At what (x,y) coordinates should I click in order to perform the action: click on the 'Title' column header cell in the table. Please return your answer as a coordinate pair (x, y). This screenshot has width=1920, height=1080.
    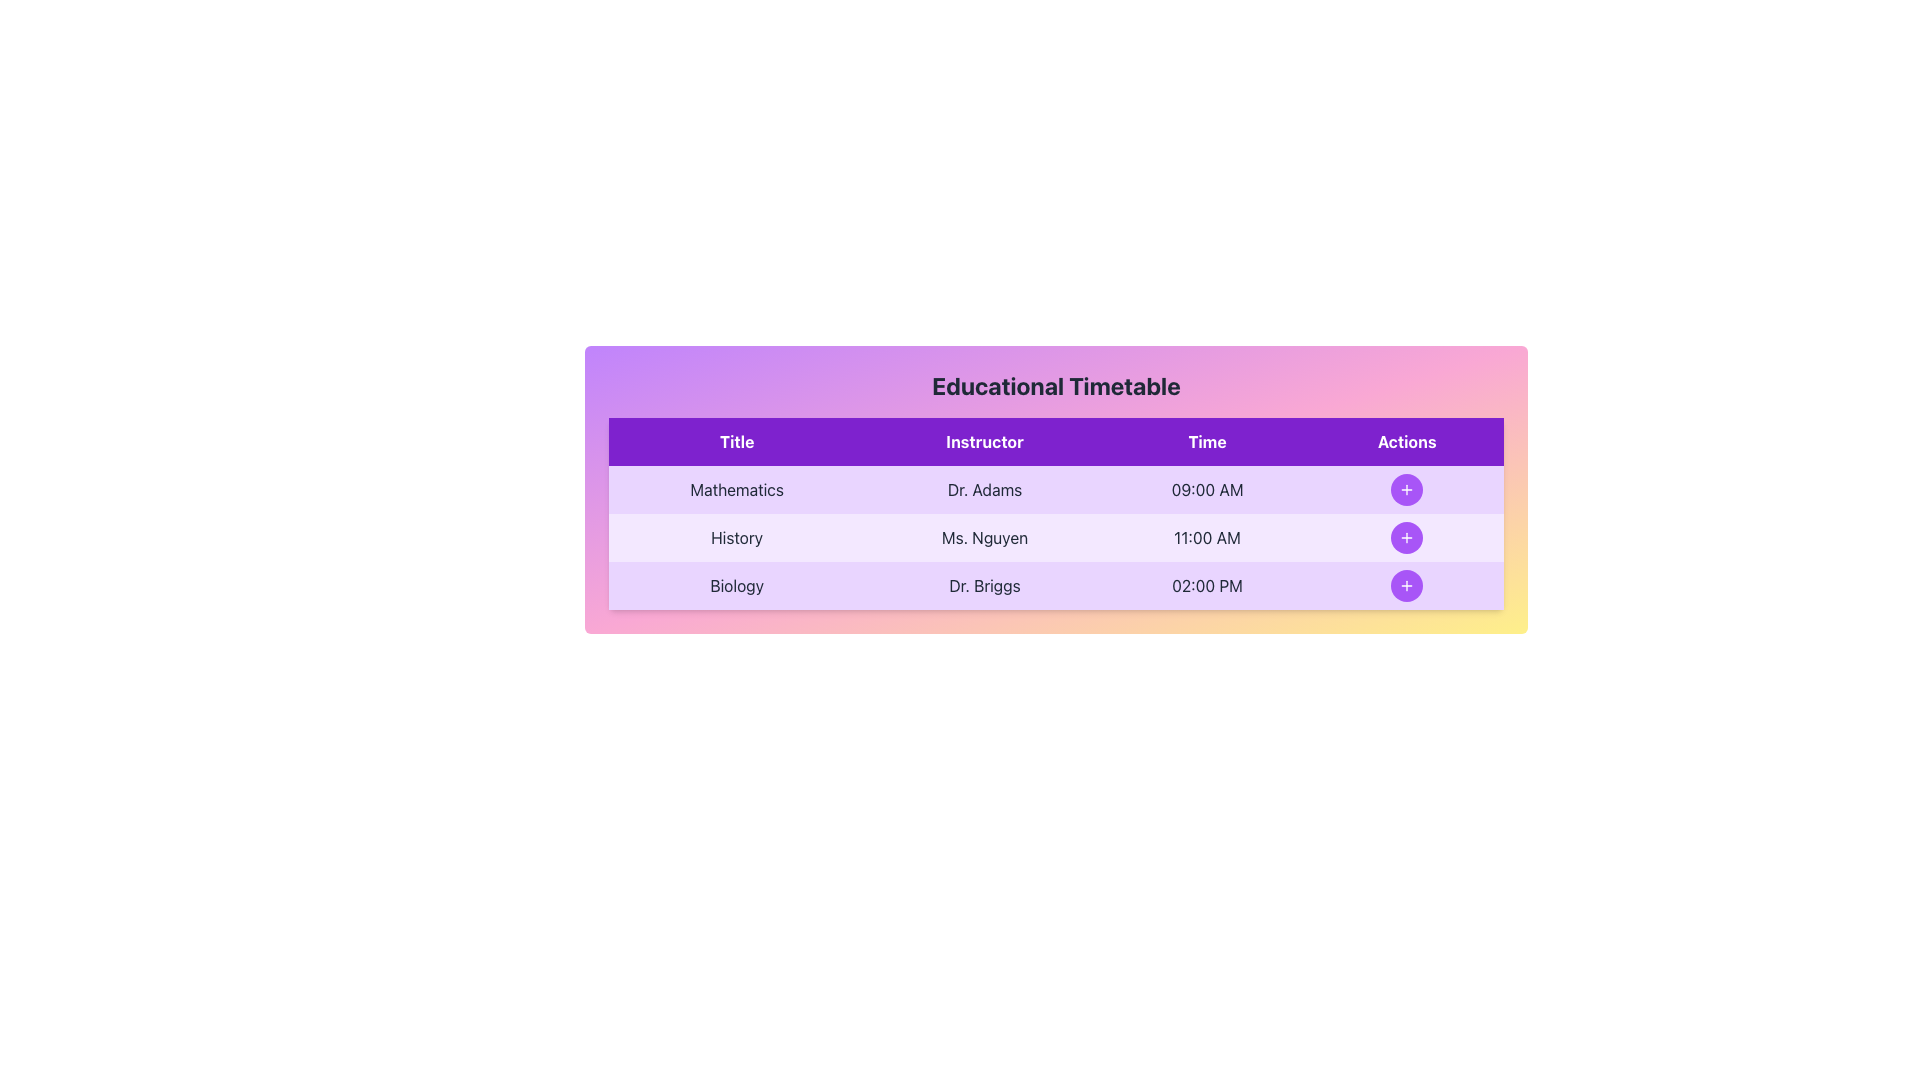
    Looking at the image, I should click on (736, 441).